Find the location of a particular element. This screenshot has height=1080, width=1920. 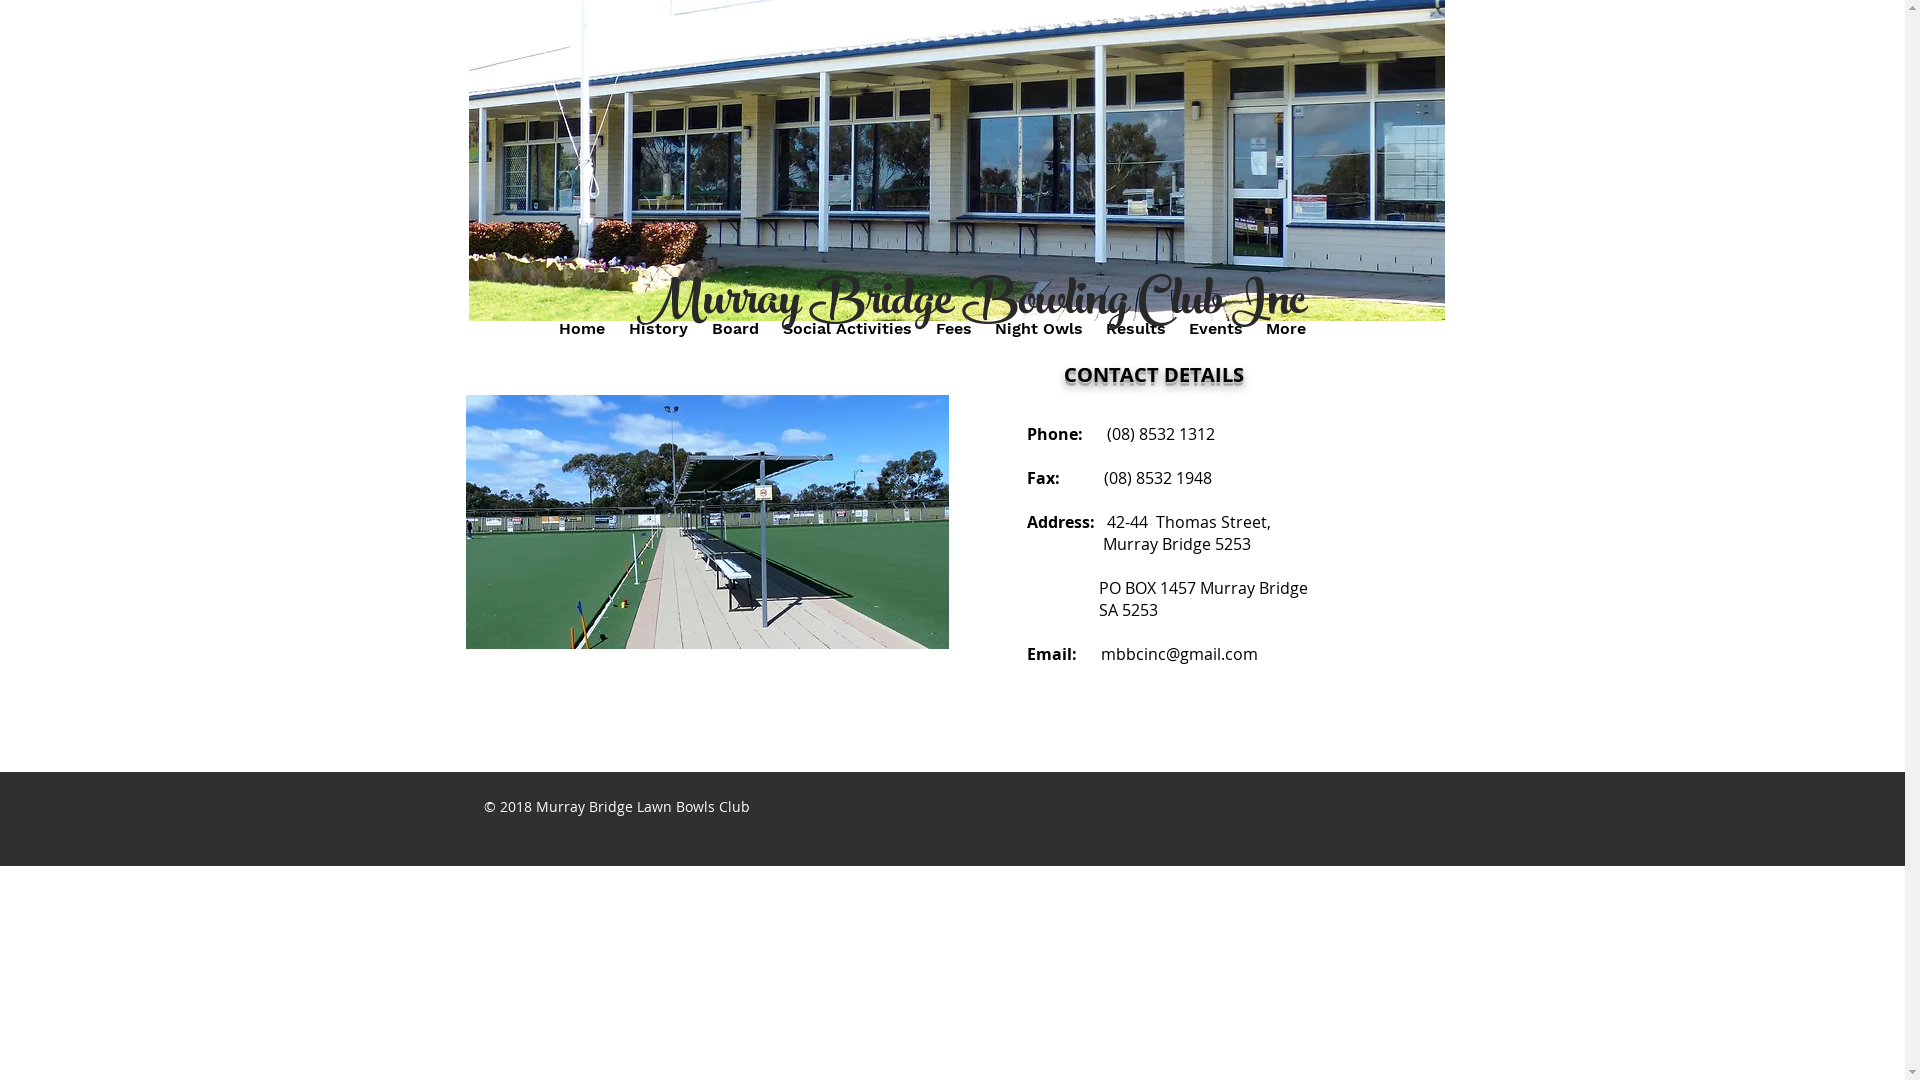

'History' is located at coordinates (657, 327).